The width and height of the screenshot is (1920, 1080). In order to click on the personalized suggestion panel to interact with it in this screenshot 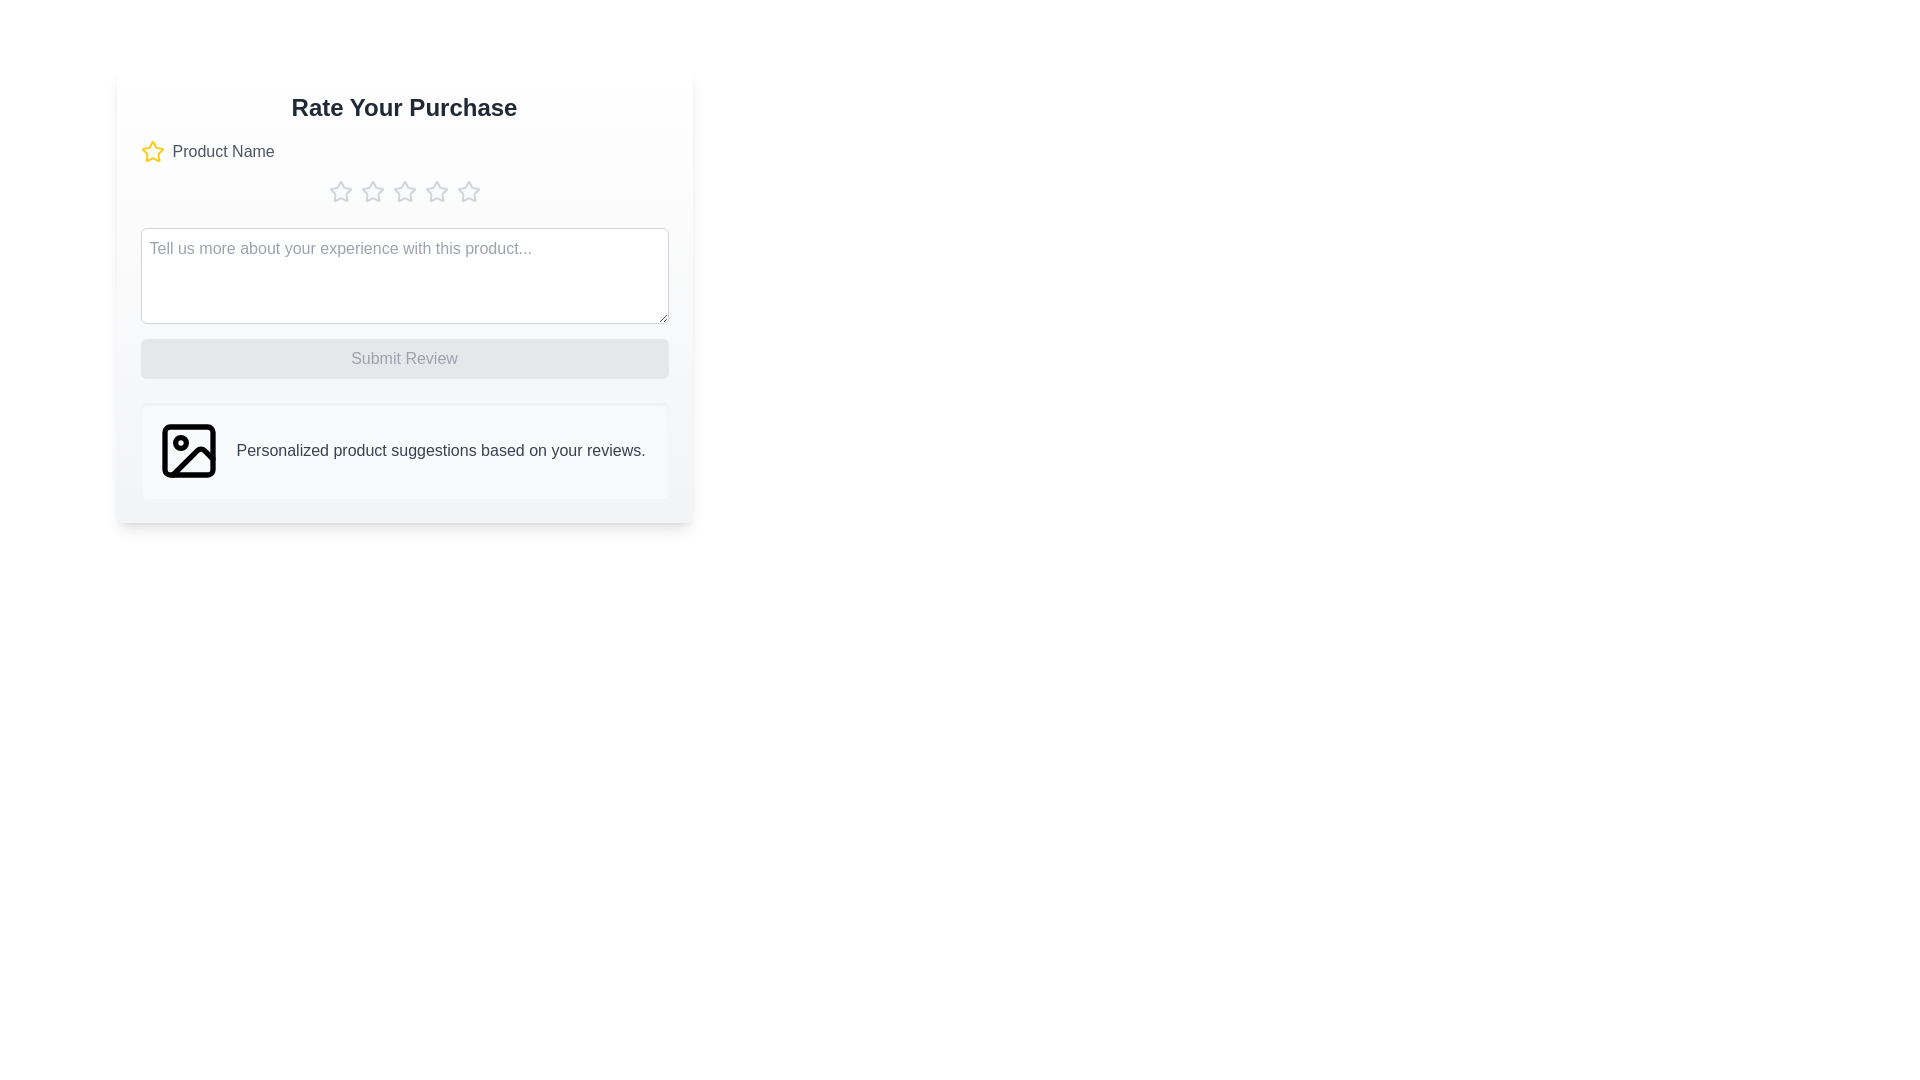, I will do `click(403, 451)`.